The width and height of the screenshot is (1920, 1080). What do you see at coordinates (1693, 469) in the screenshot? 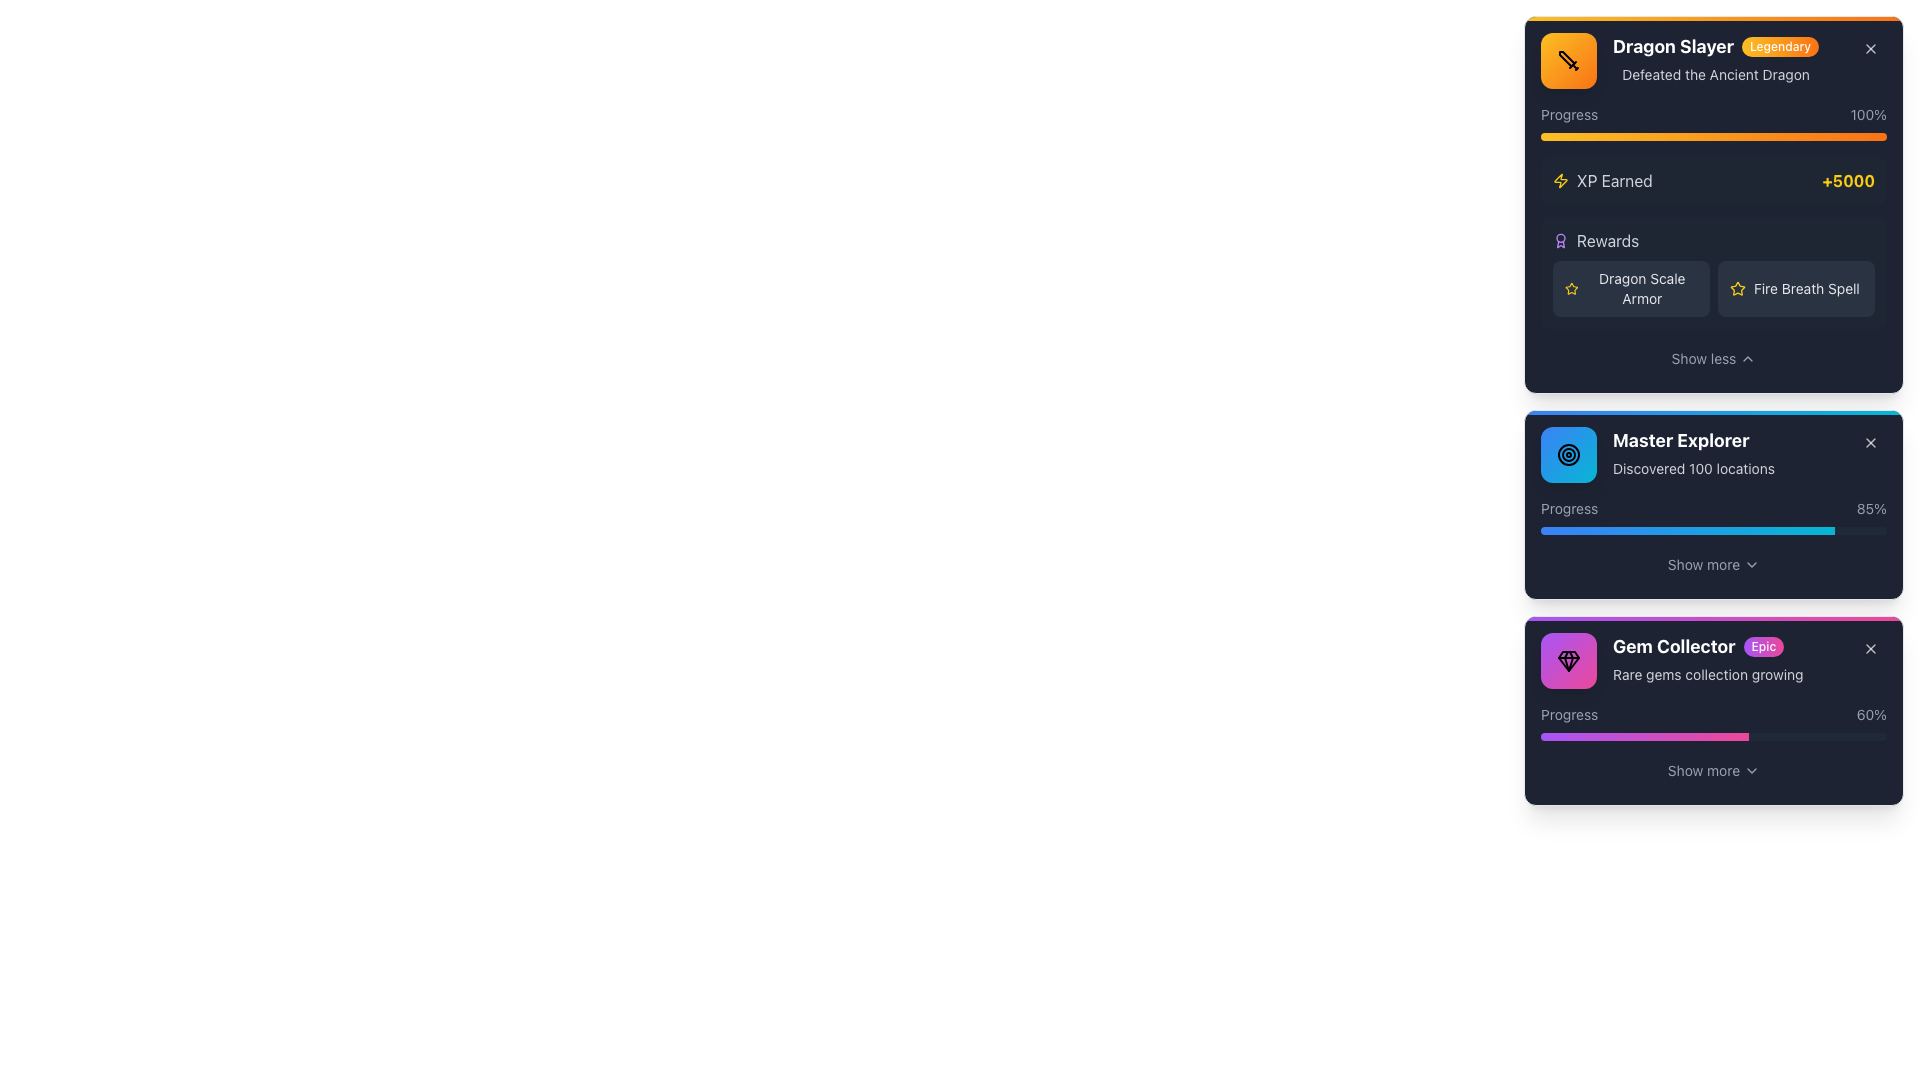
I see `the informational text label reading 'Discovered 100 locations' located beneath the title 'Master Explorer' and above the progress bar in the 'Master Explorer' achievement card` at bounding box center [1693, 469].